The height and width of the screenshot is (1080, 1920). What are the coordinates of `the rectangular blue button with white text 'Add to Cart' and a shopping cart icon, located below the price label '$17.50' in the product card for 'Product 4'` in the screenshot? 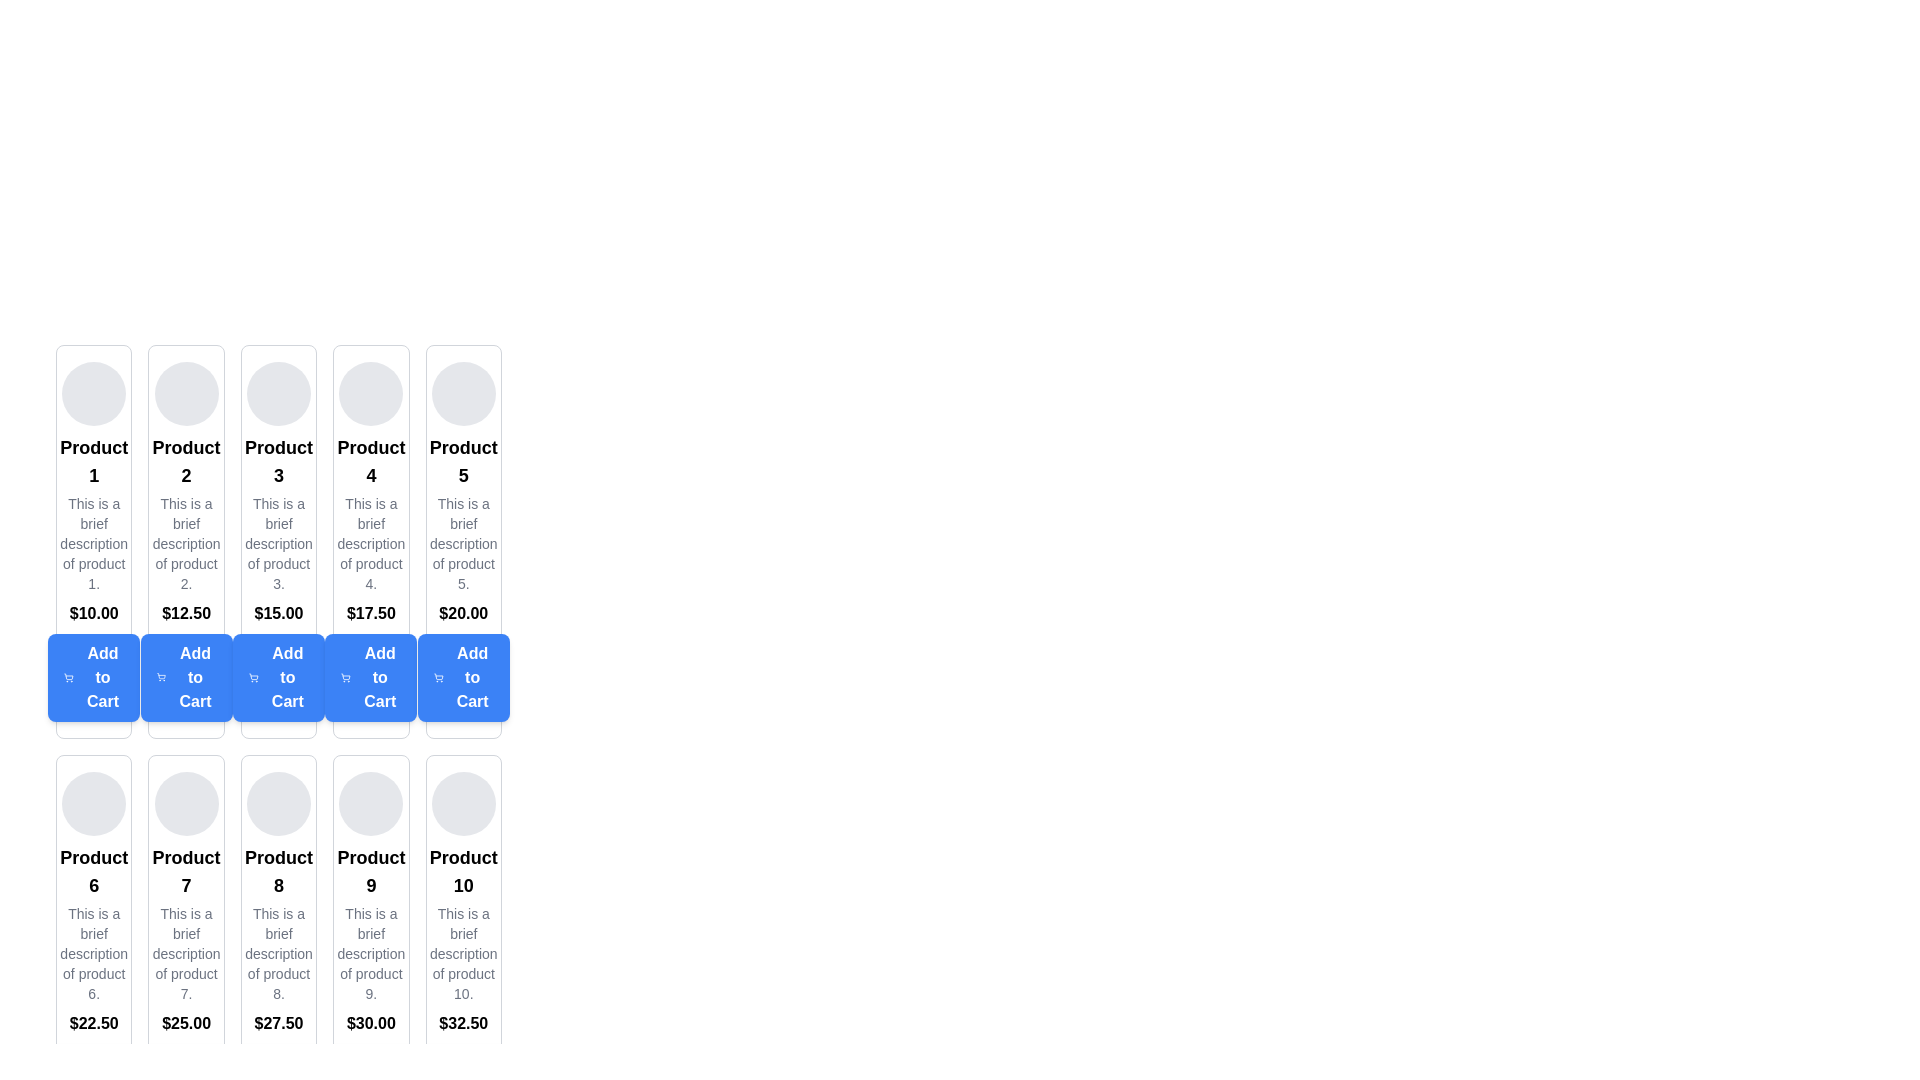 It's located at (371, 677).